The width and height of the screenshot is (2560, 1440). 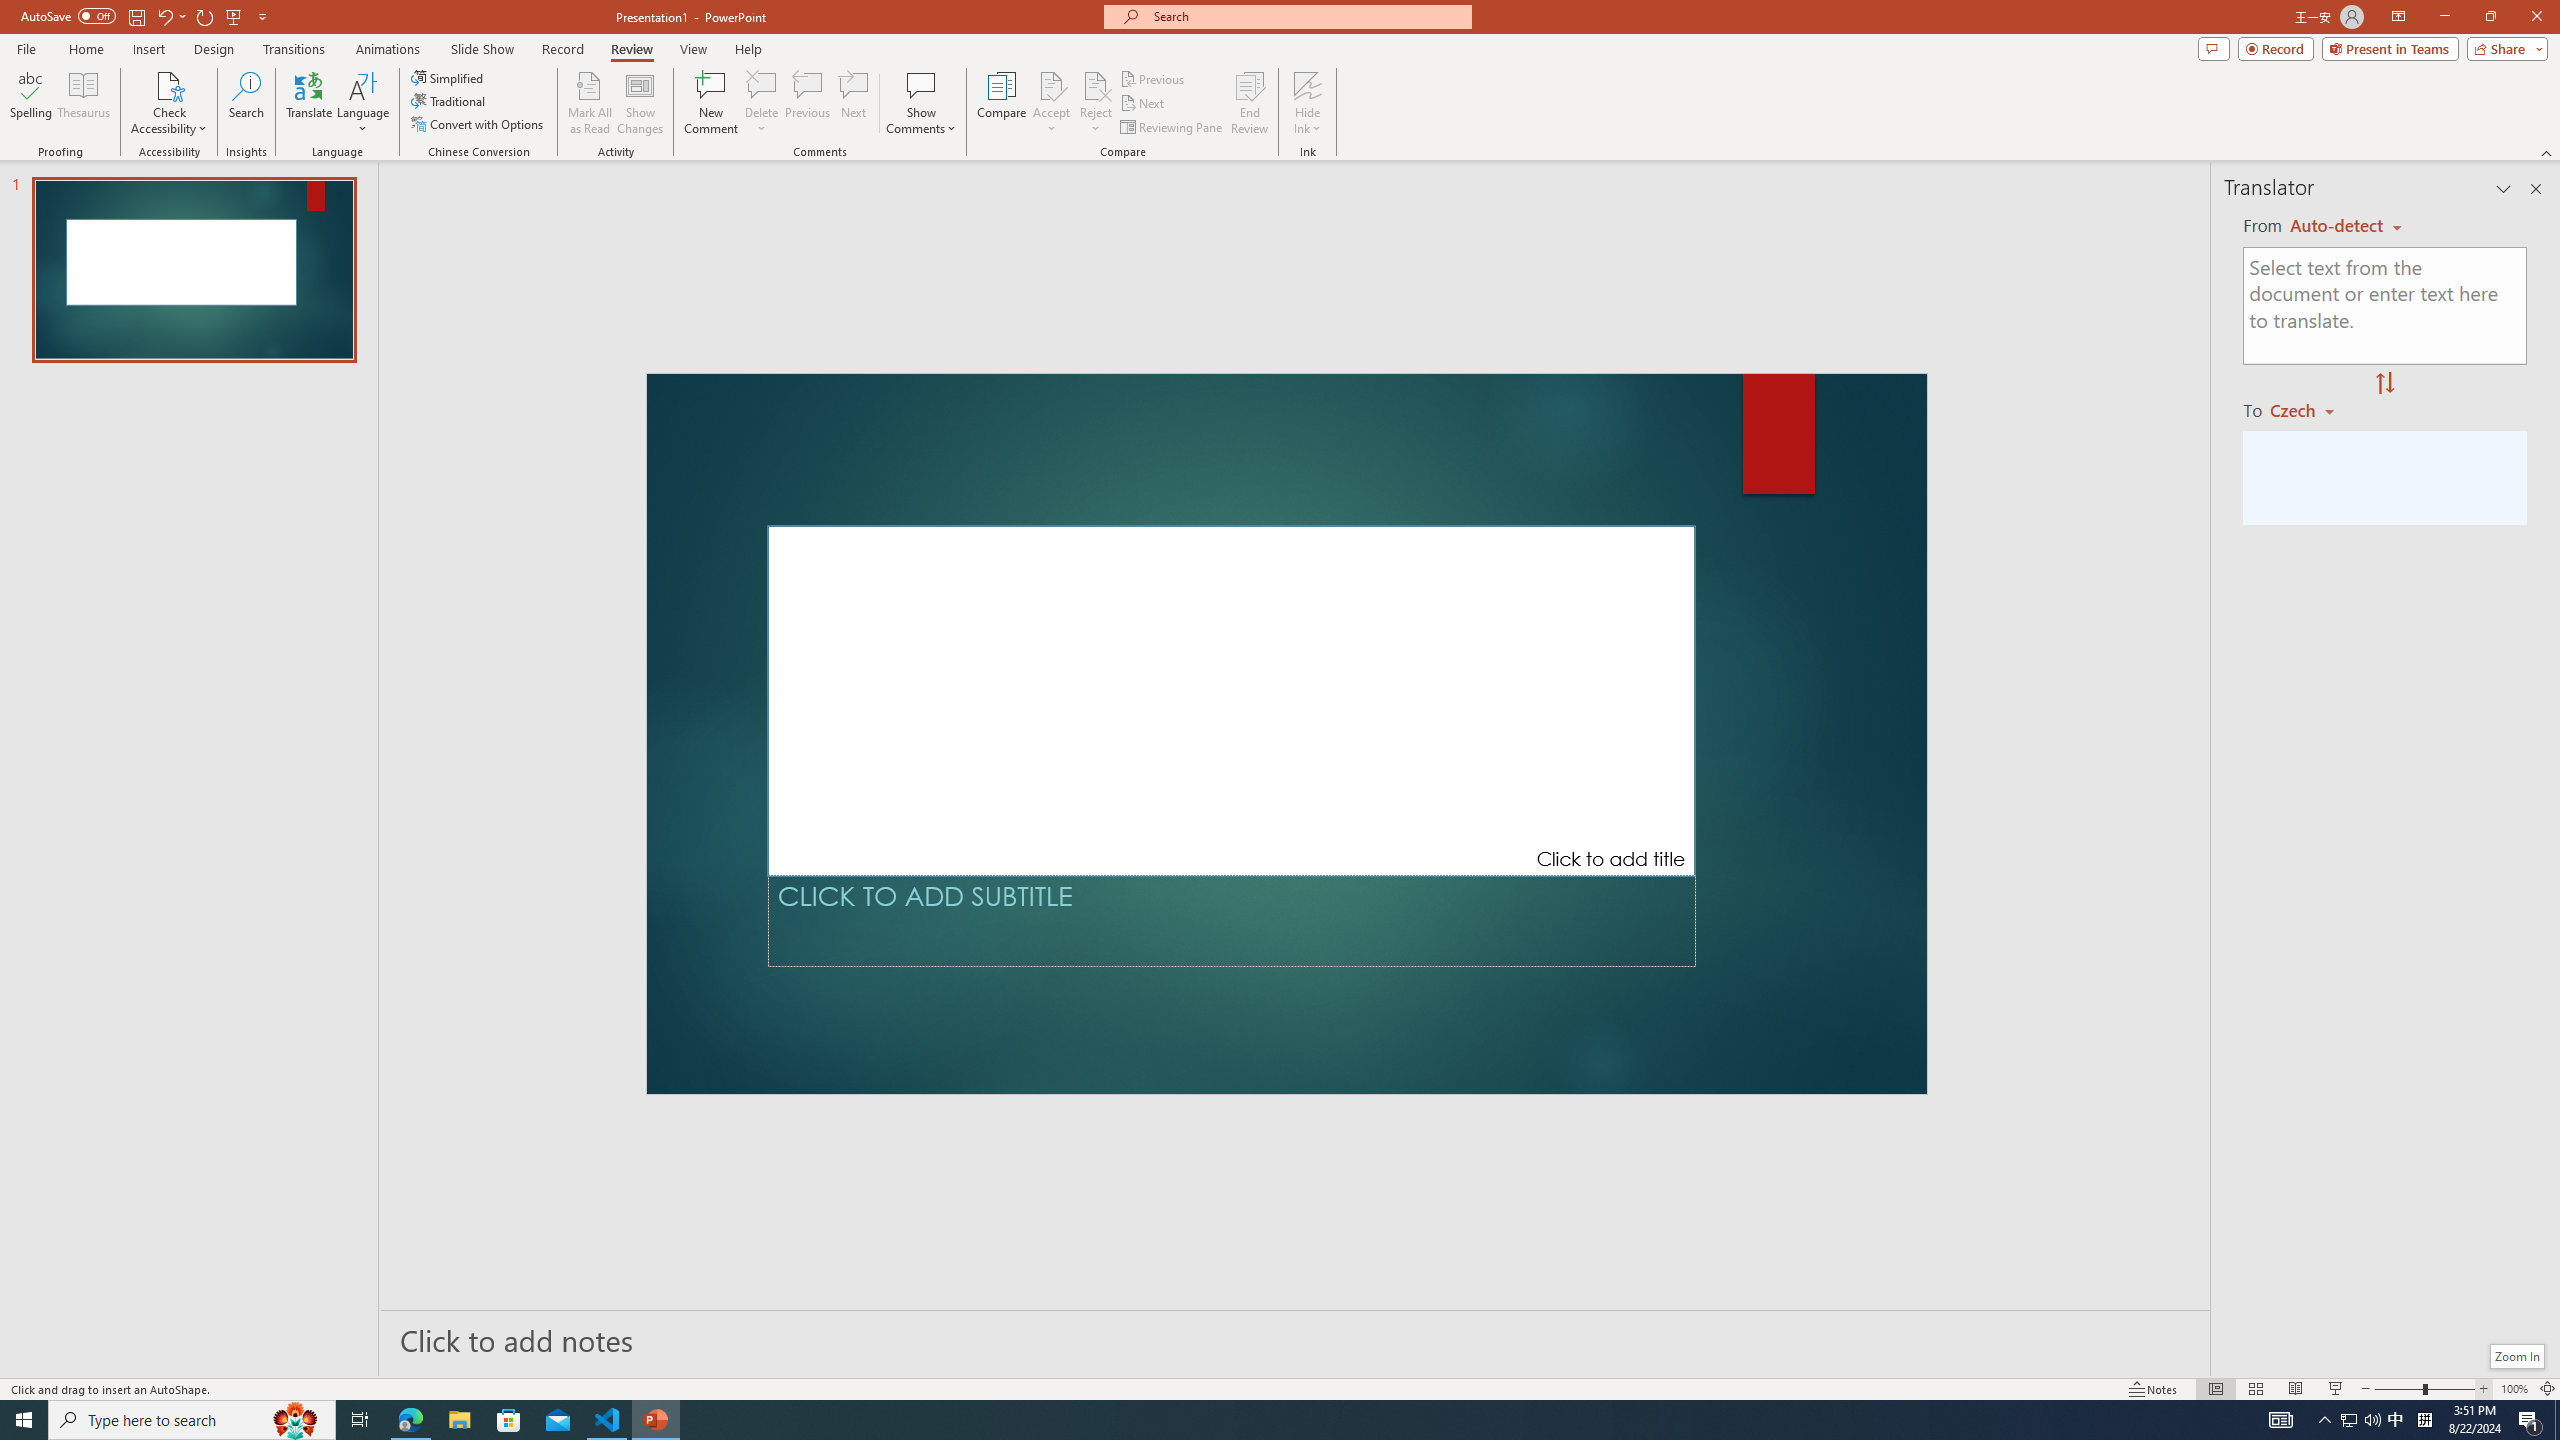 I want to click on 'Delete', so click(x=761, y=84).